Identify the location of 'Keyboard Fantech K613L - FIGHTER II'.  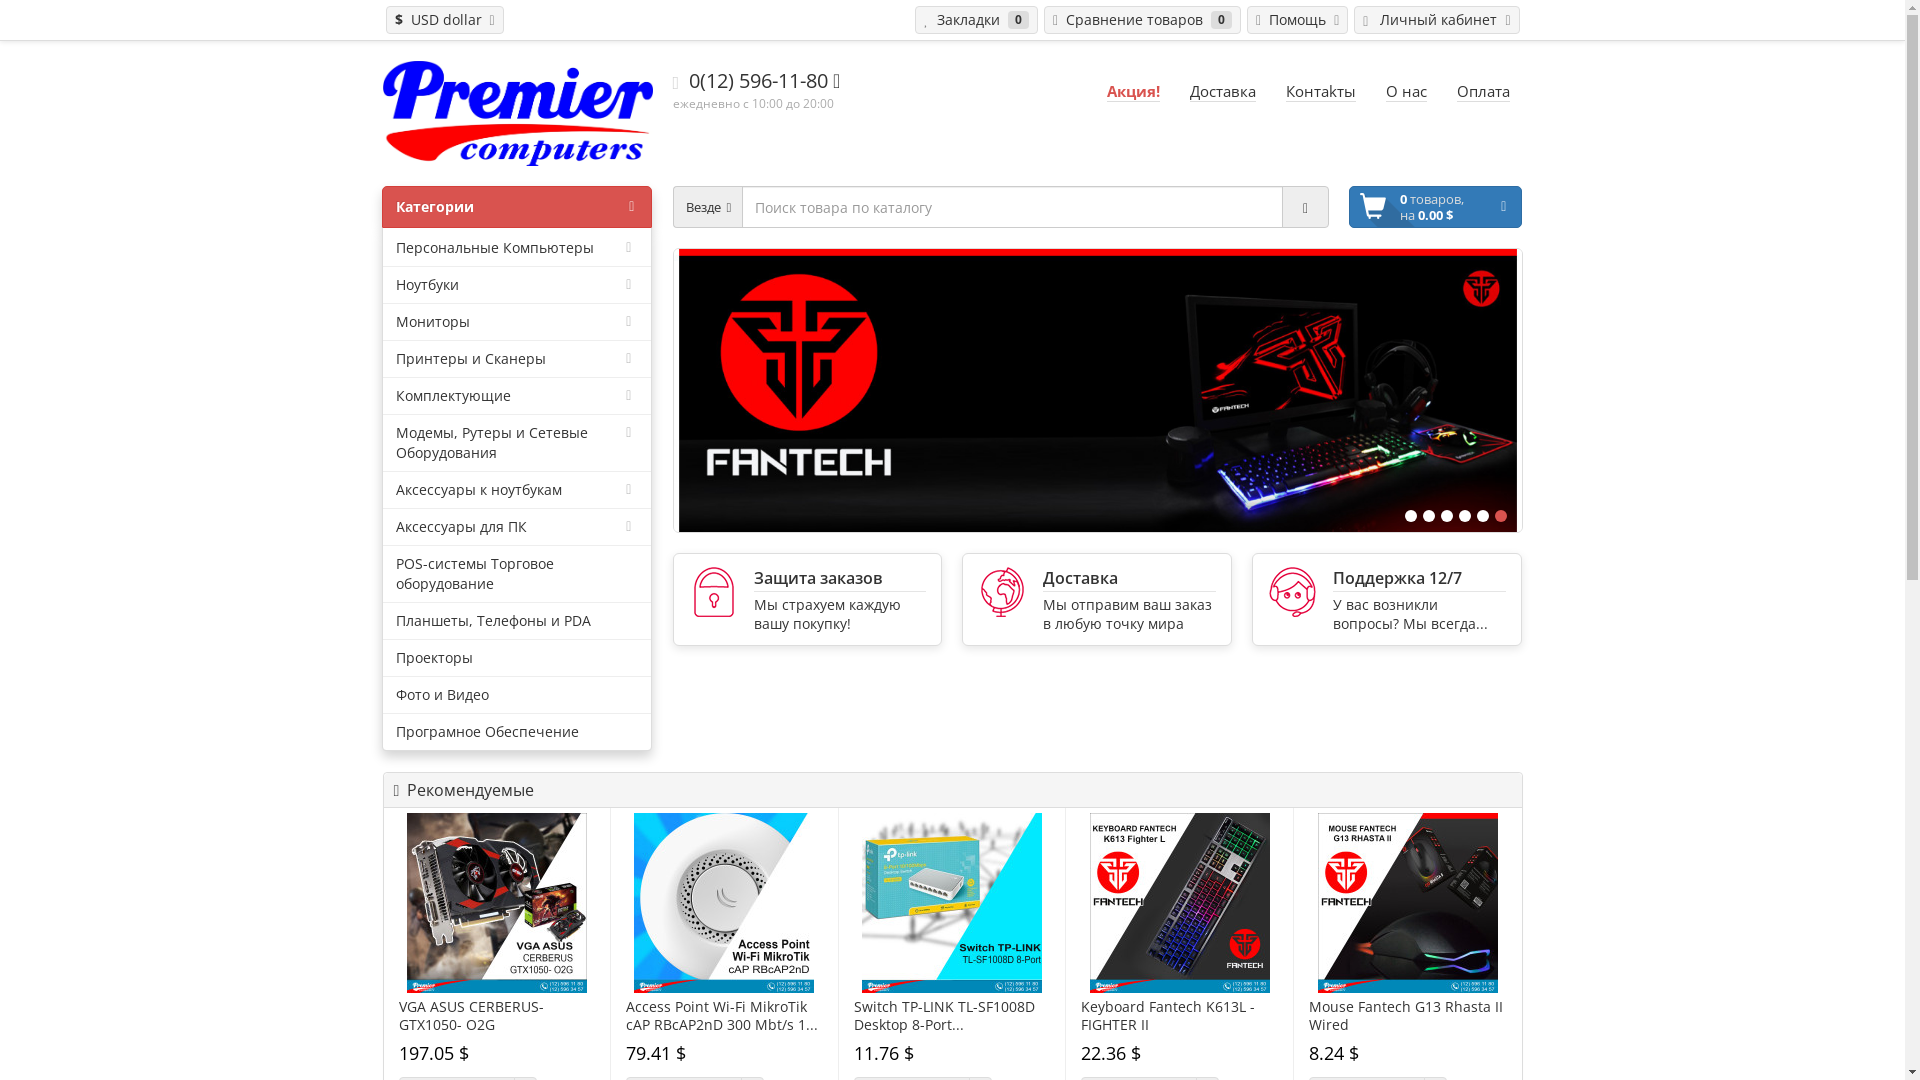
(1179, 1015).